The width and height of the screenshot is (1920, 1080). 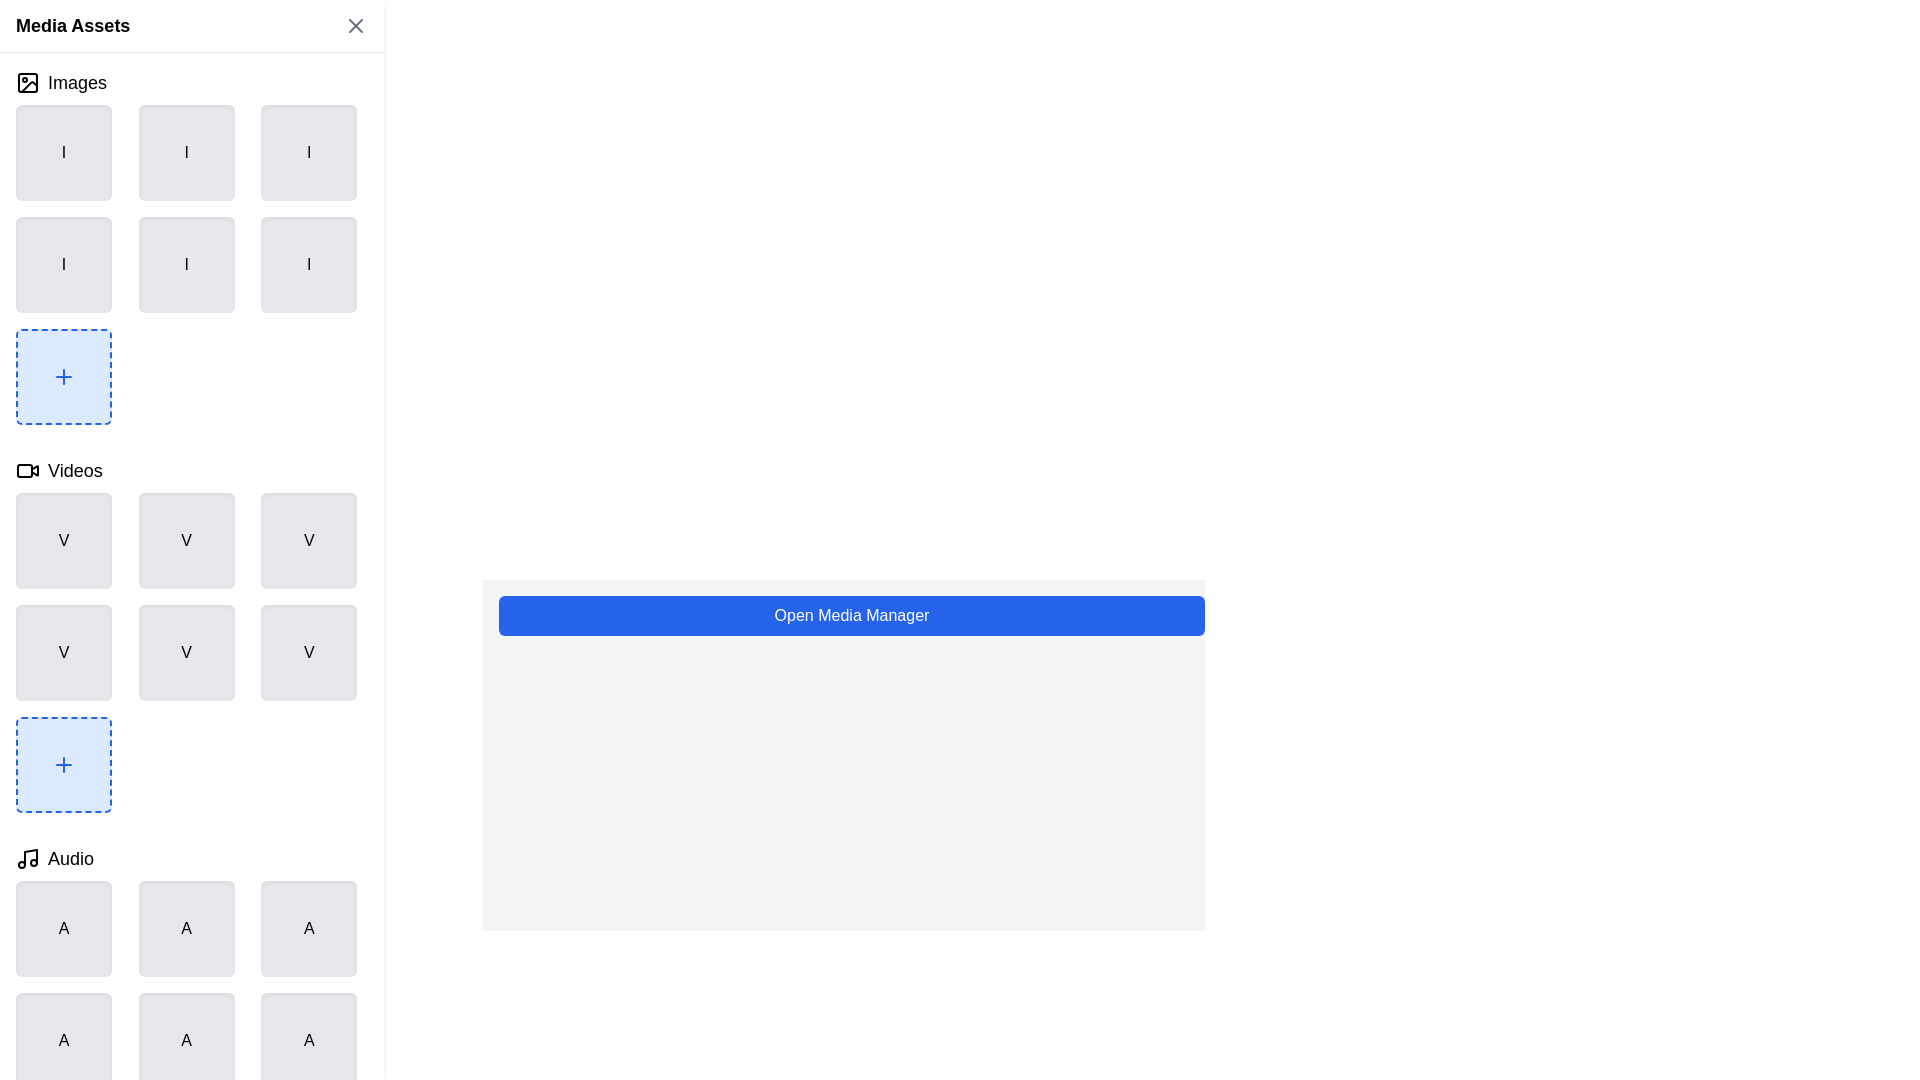 I want to click on the static visual placeholder for the 'Audio' file located in the topmost row of the grid layout, specifically the third element under the 'Audio' section, so click(x=308, y=929).